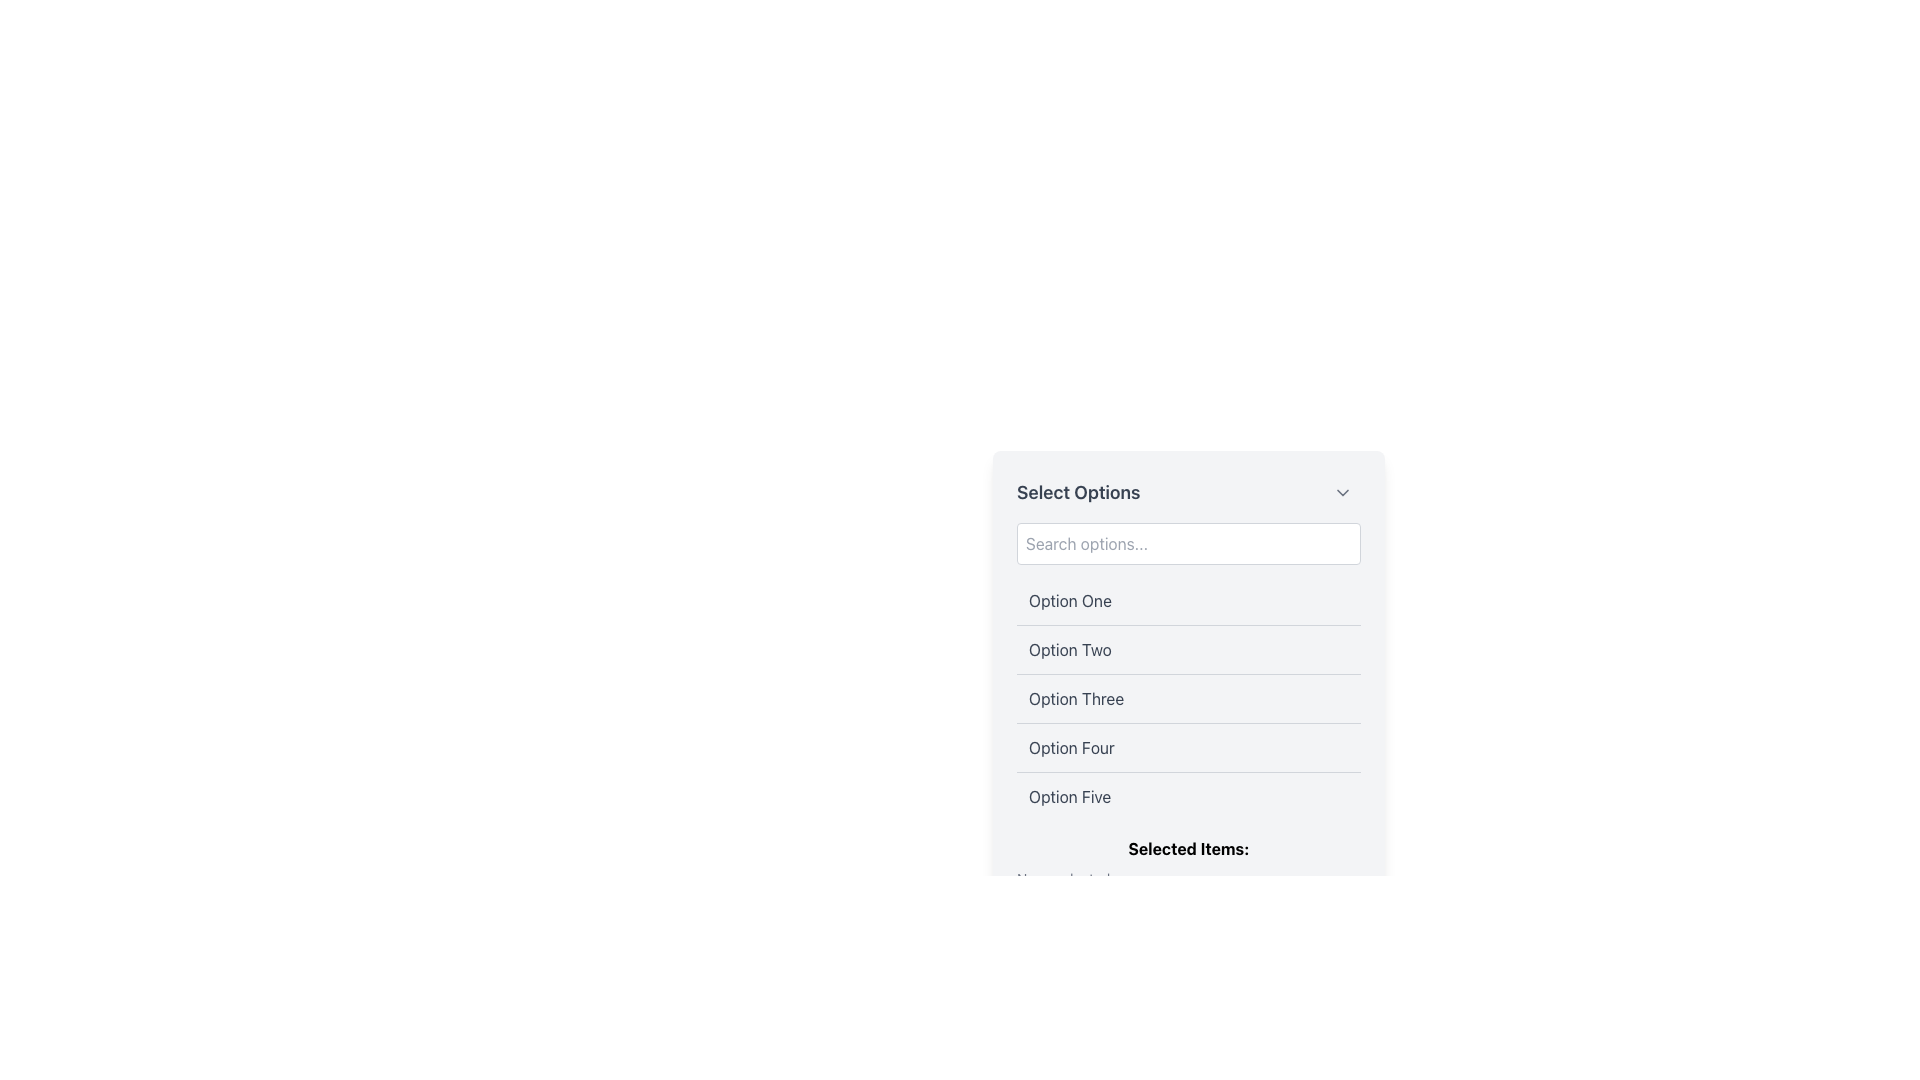  Describe the element at coordinates (1189, 600) in the screenshot. I see `to select 'Option One' from the dropdown list located directly beneath the search box labeled 'Search options...'` at that location.